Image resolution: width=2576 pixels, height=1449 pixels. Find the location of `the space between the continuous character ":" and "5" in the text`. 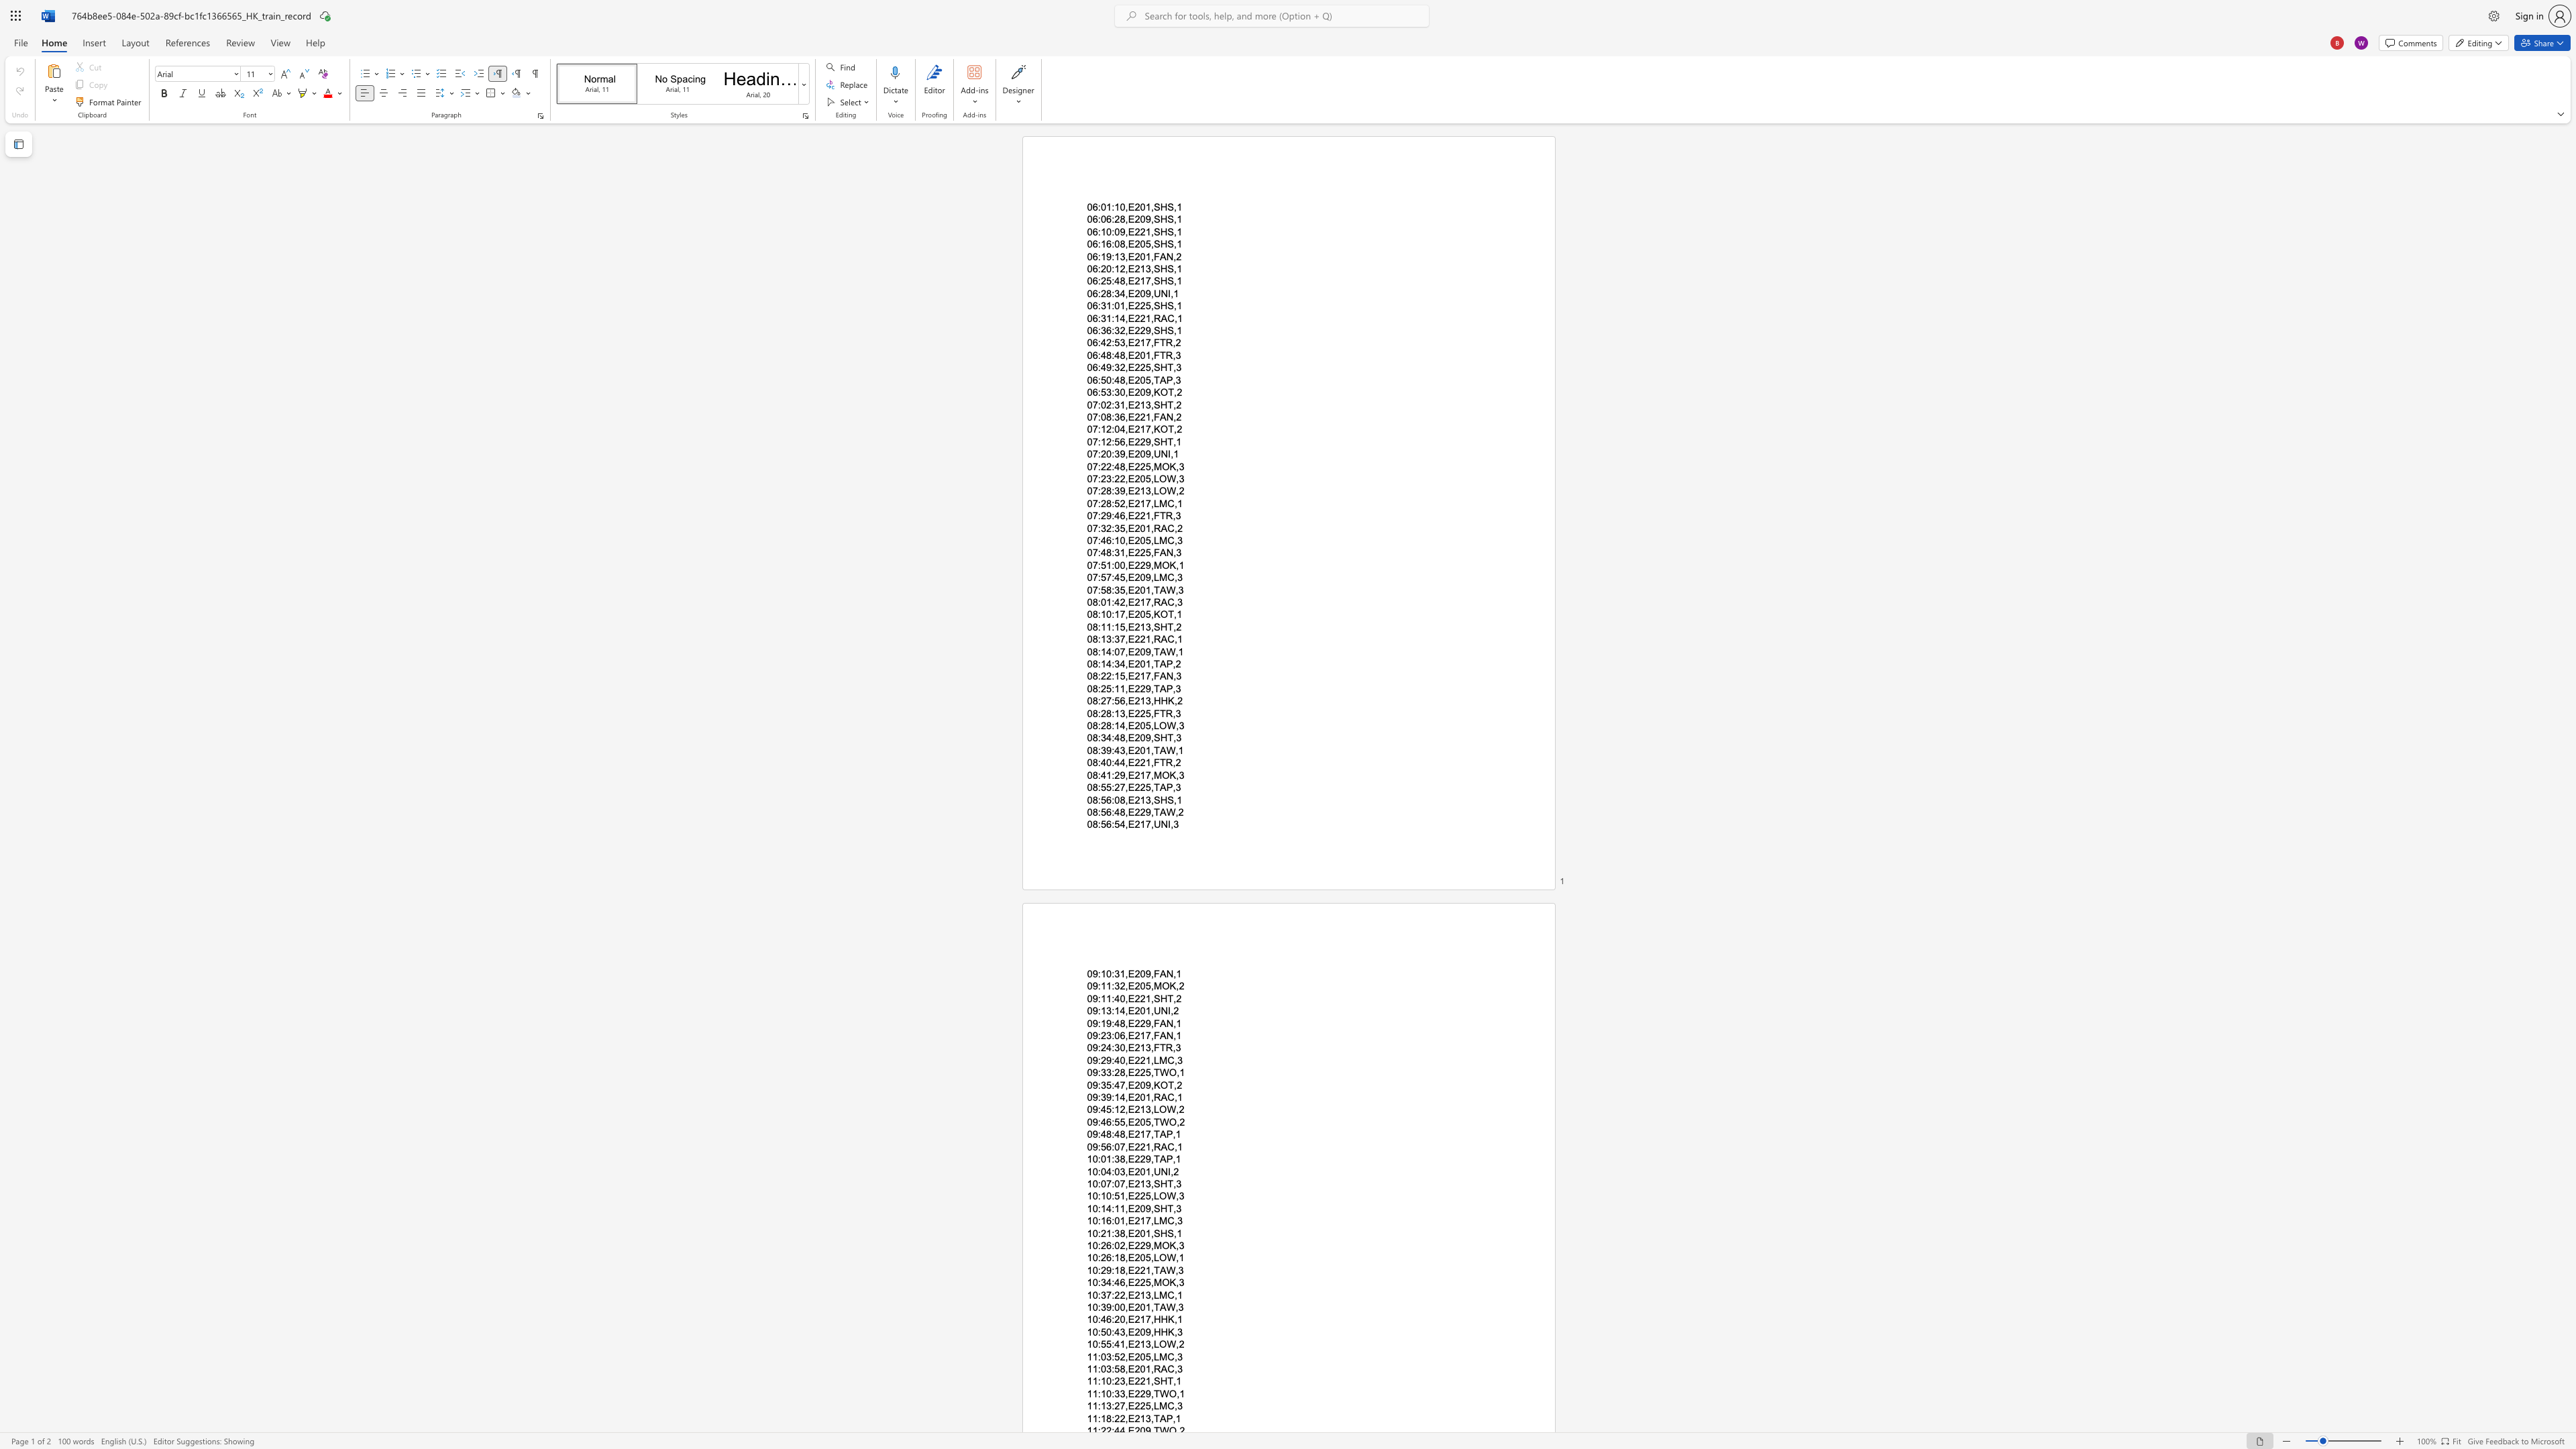

the space between the continuous character ":" and "5" in the text is located at coordinates (1100, 588).